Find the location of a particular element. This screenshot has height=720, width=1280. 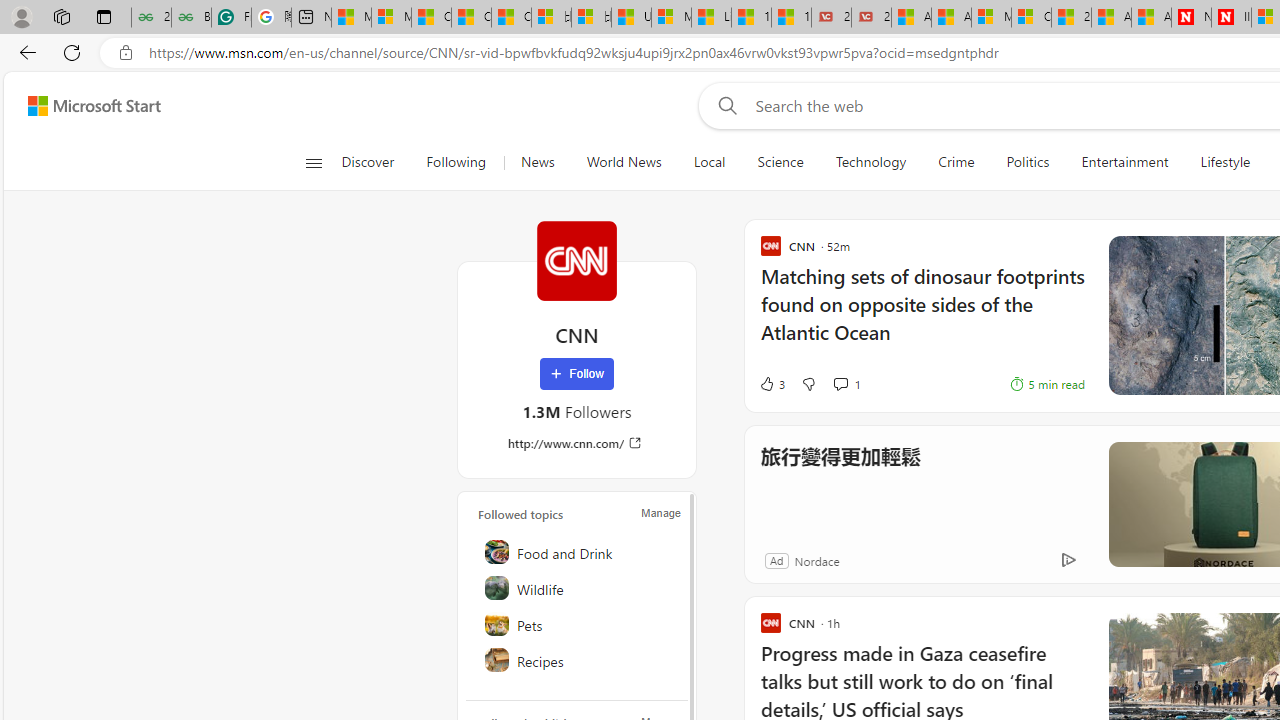

'Illness news & latest pictures from Newsweek.com' is located at coordinates (1230, 17).